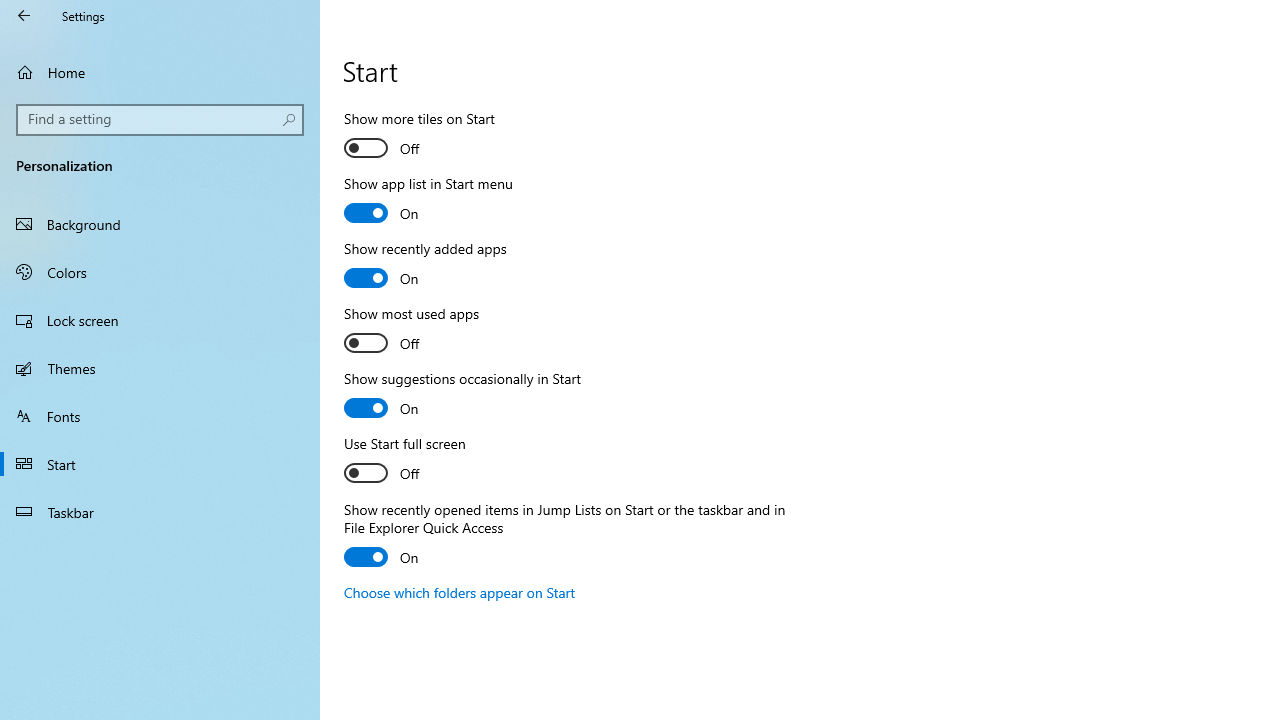 The image size is (1280, 720). Describe the element at coordinates (160, 367) in the screenshot. I see `'Themes'` at that location.